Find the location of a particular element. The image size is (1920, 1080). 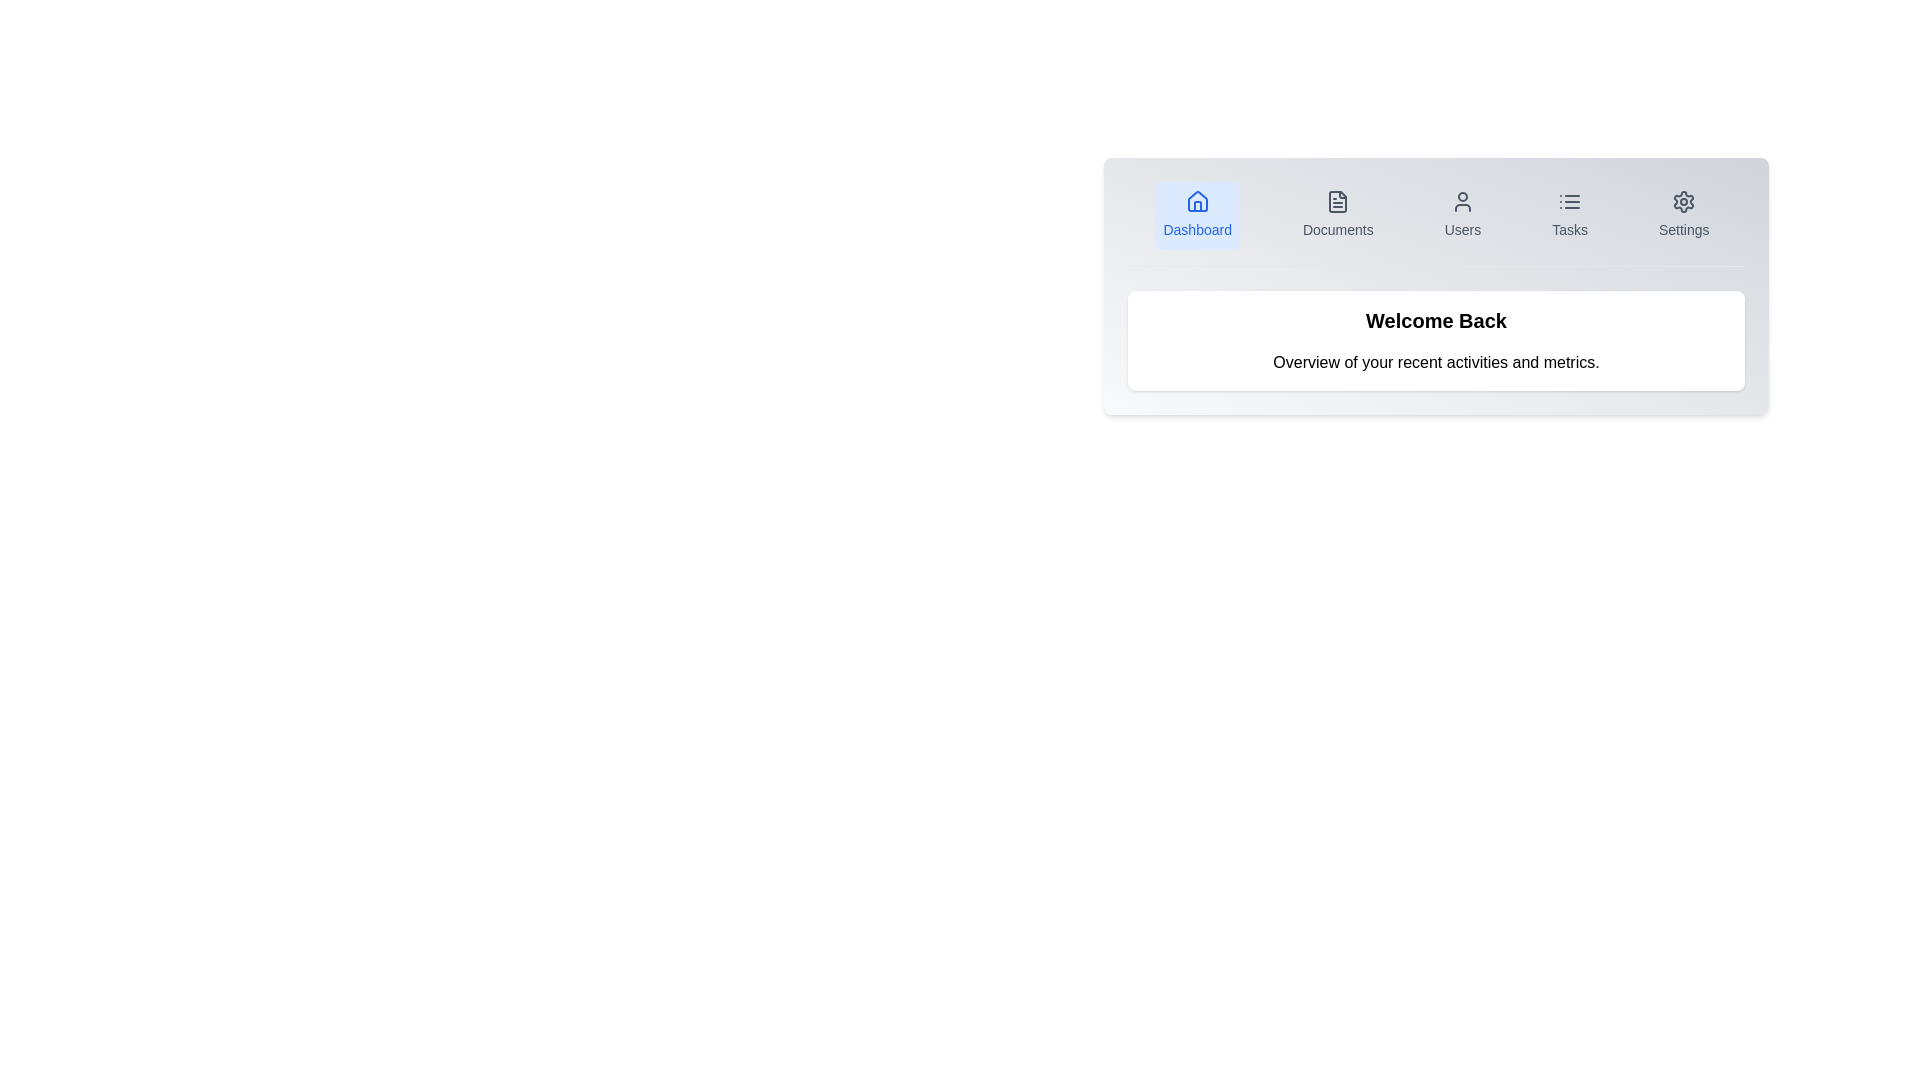

the Navigation Button, which features a user icon above a gray 'Users' label, located at the top of the interface between the 'Documents' and 'Tasks' elements is located at coordinates (1462, 216).